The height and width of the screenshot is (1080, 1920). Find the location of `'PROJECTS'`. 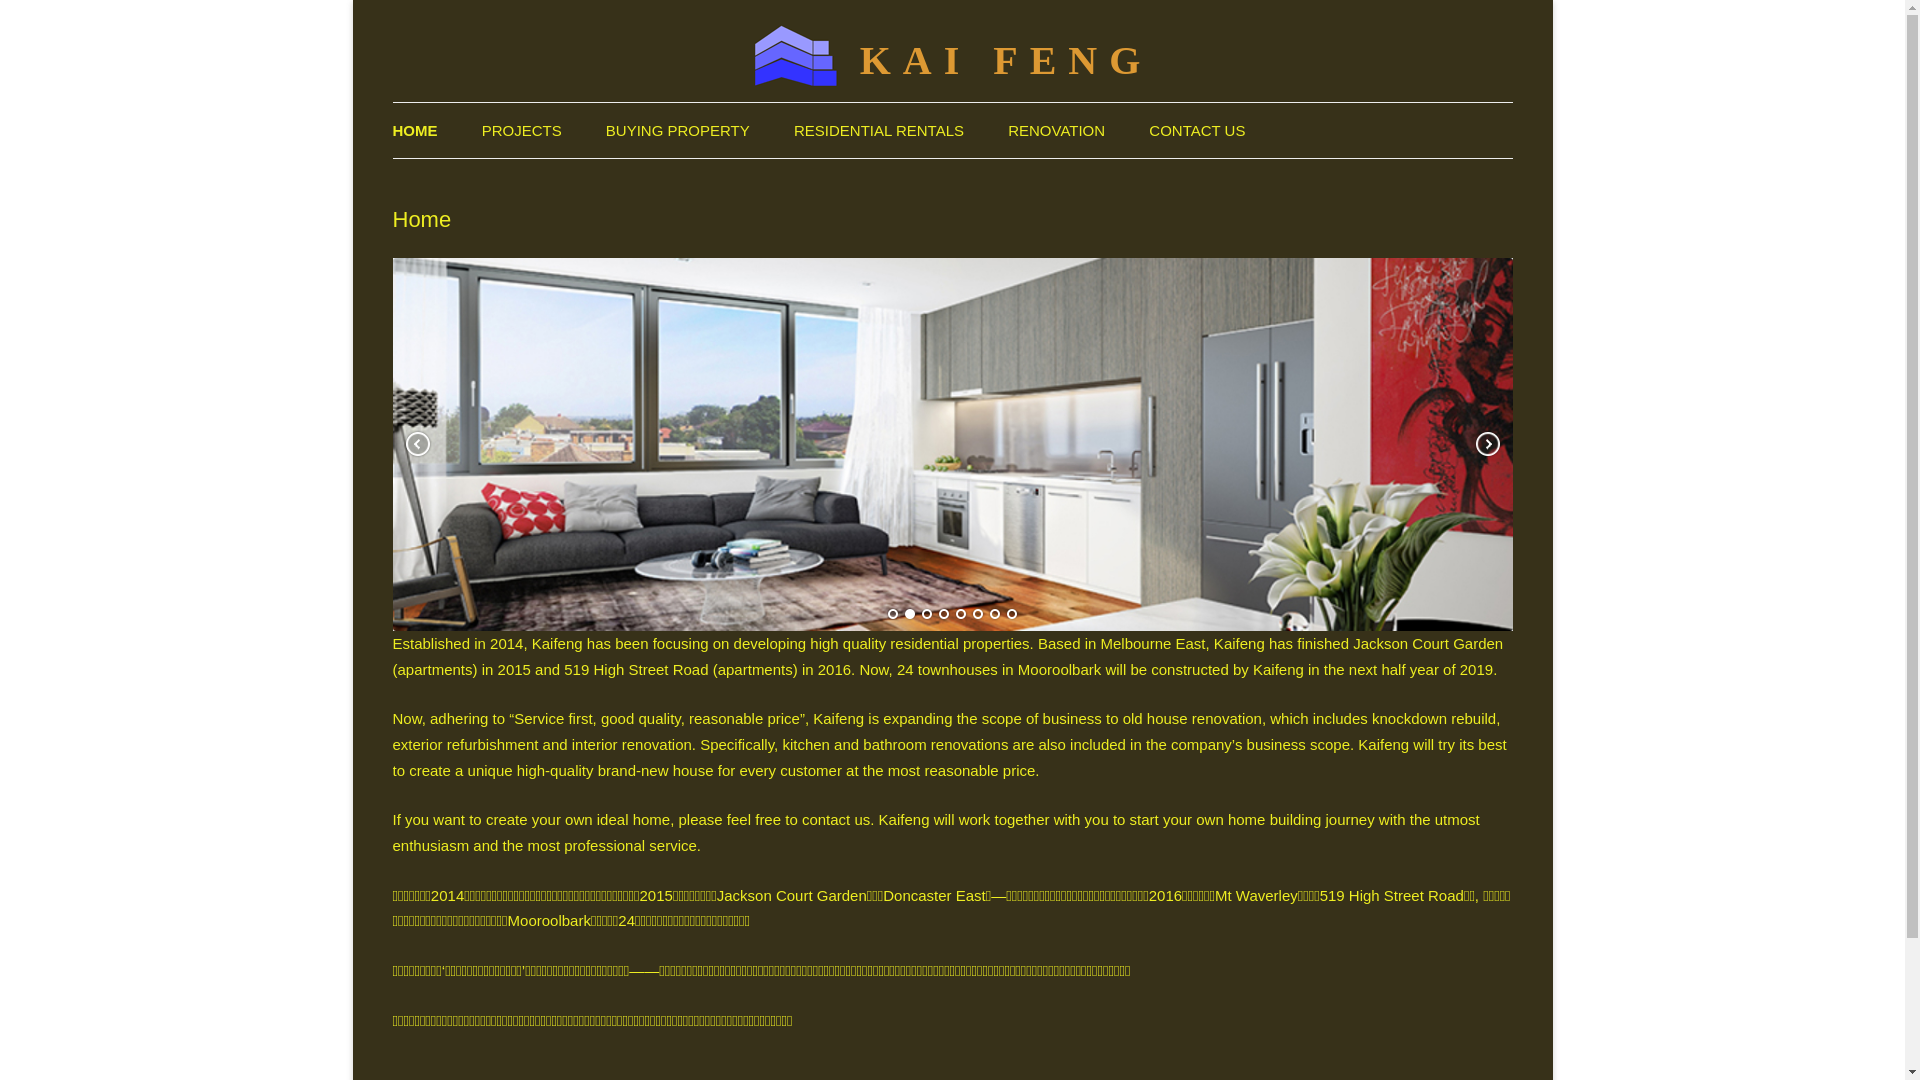

'PROJECTS' is located at coordinates (481, 130).